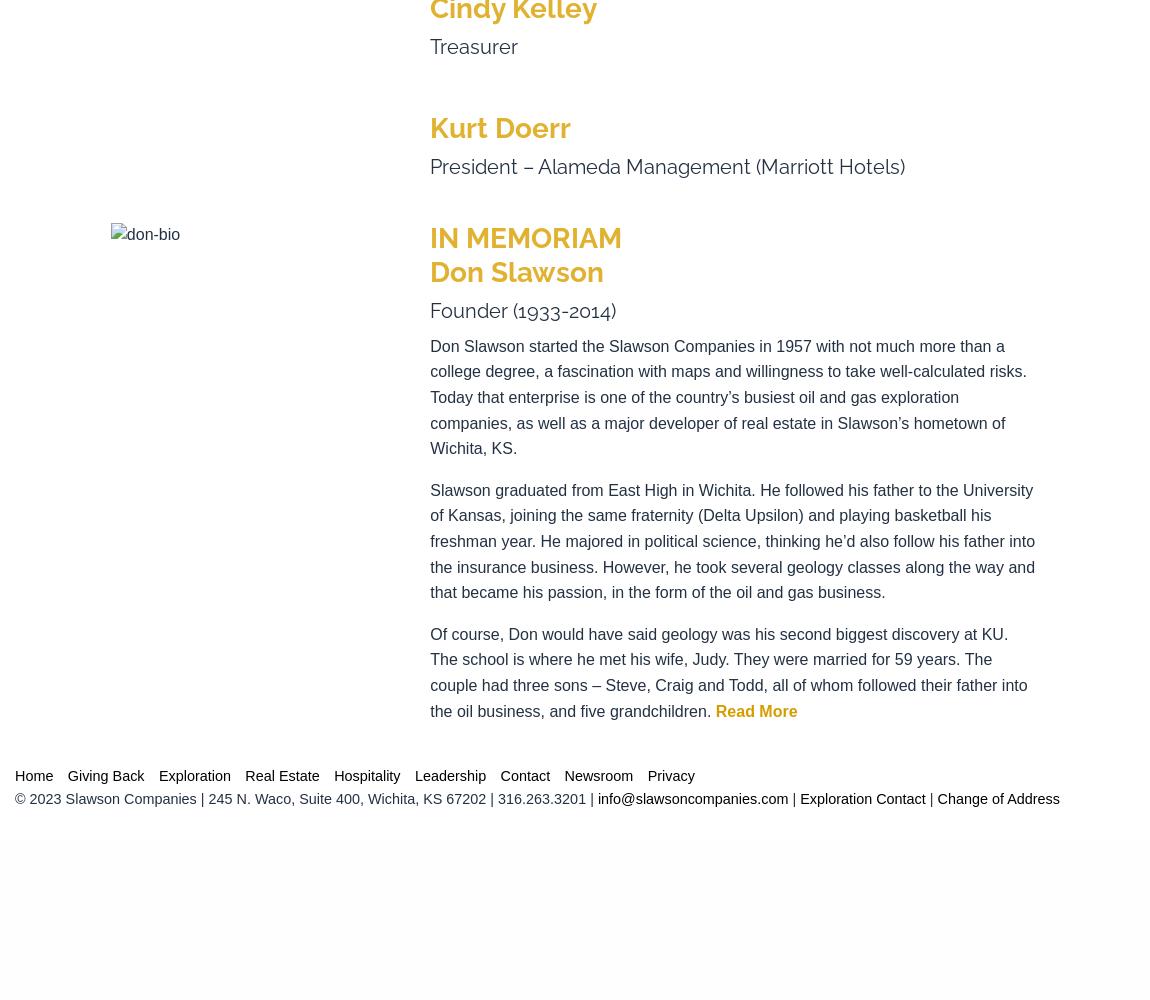 This screenshot has width=1150, height=1000. What do you see at coordinates (517, 271) in the screenshot?
I see `'Don Slawson'` at bounding box center [517, 271].